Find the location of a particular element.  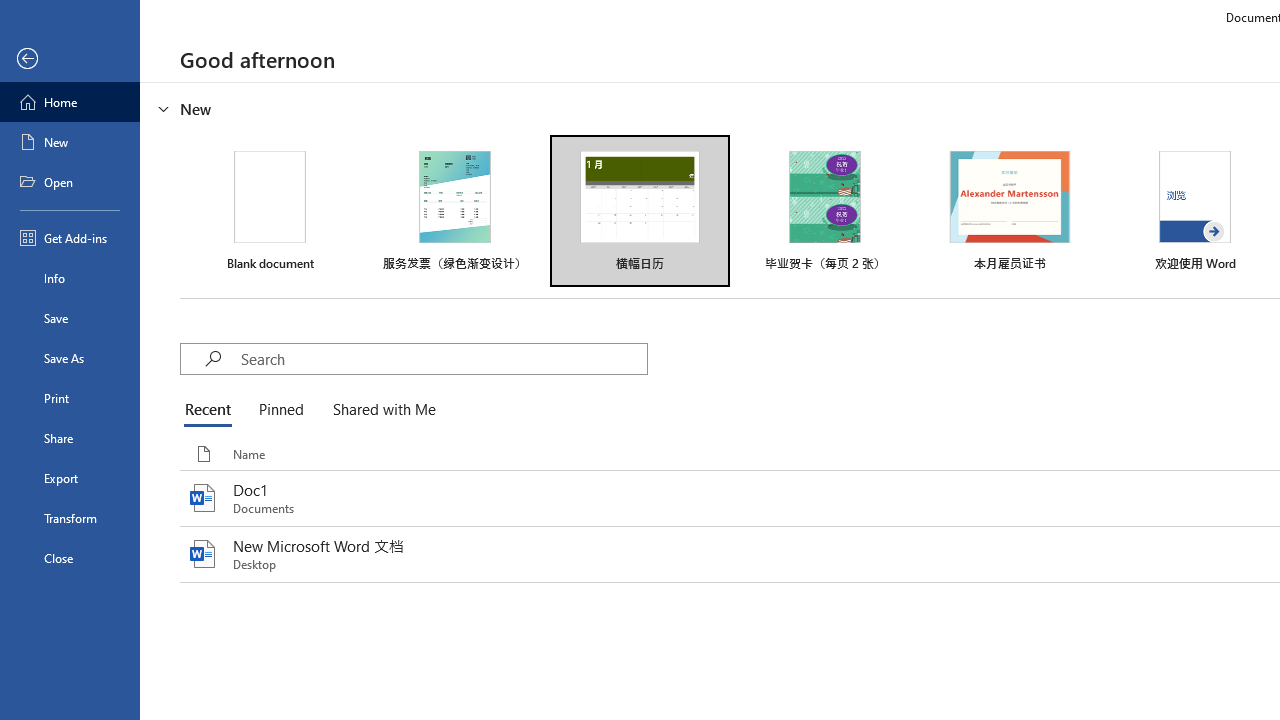

'Save As' is located at coordinates (69, 356).